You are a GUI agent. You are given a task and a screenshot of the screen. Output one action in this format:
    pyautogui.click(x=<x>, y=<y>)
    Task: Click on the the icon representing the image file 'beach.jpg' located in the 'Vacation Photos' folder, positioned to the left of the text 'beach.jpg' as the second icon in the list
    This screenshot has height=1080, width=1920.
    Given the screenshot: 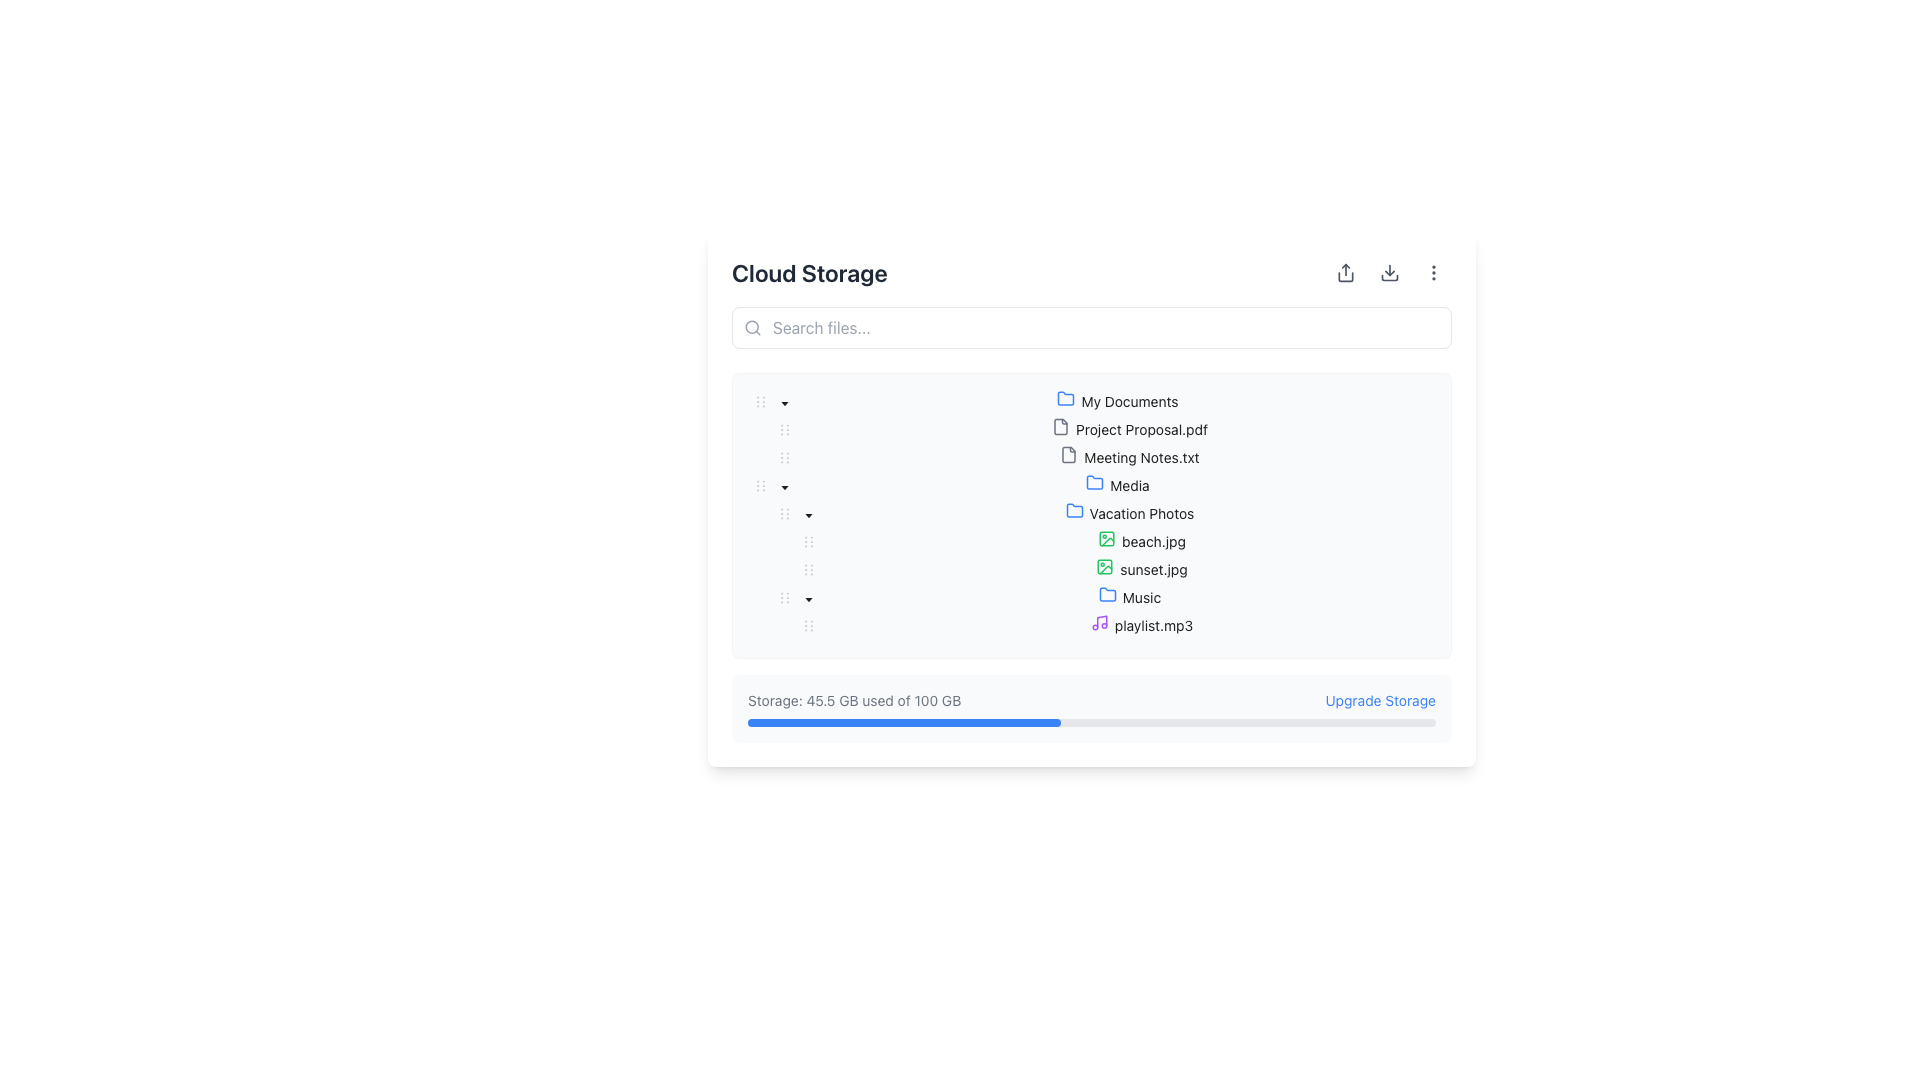 What is the action you would take?
    pyautogui.click(x=1104, y=567)
    